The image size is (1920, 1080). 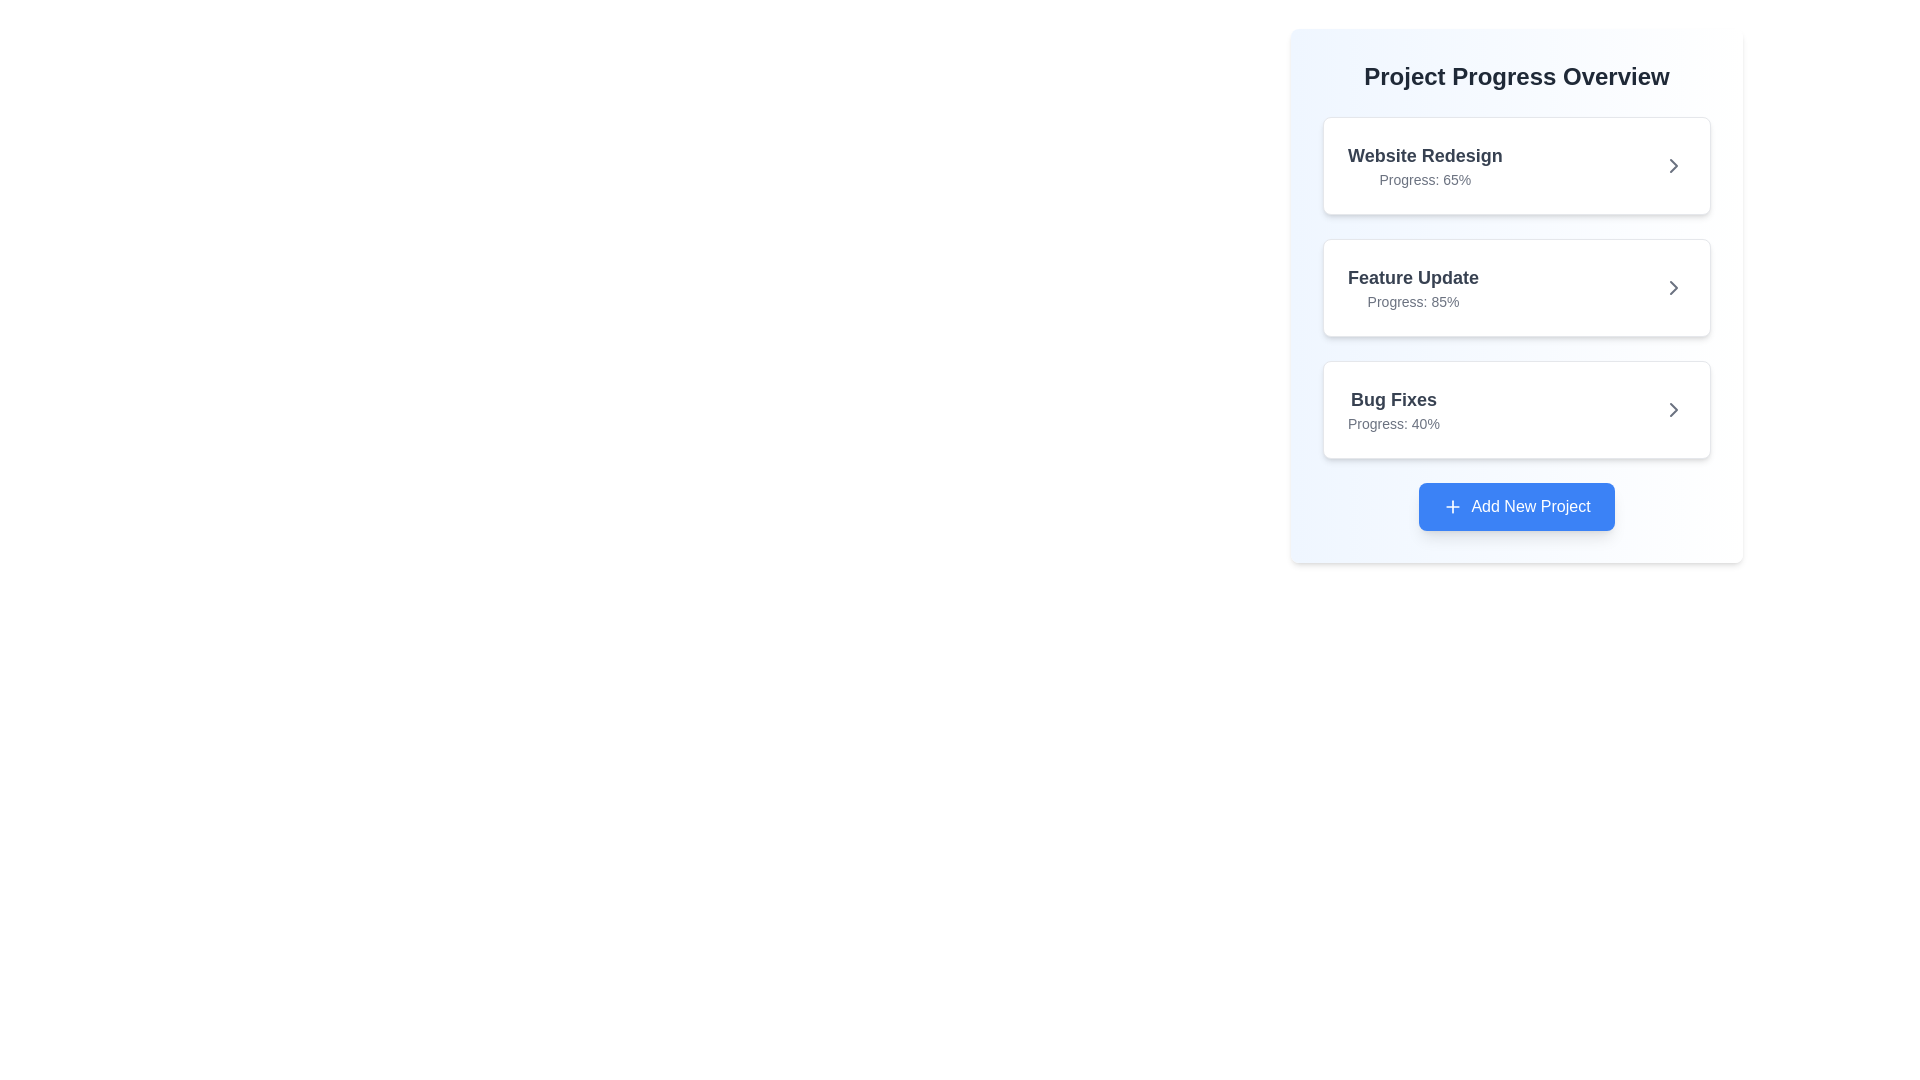 I want to click on the text label indicating the name of a project in the 'Project Progress Overview' panel, located in the upper left corner of the first rectangular section, above the progress text 'Progress: 65%', so click(x=1424, y=154).